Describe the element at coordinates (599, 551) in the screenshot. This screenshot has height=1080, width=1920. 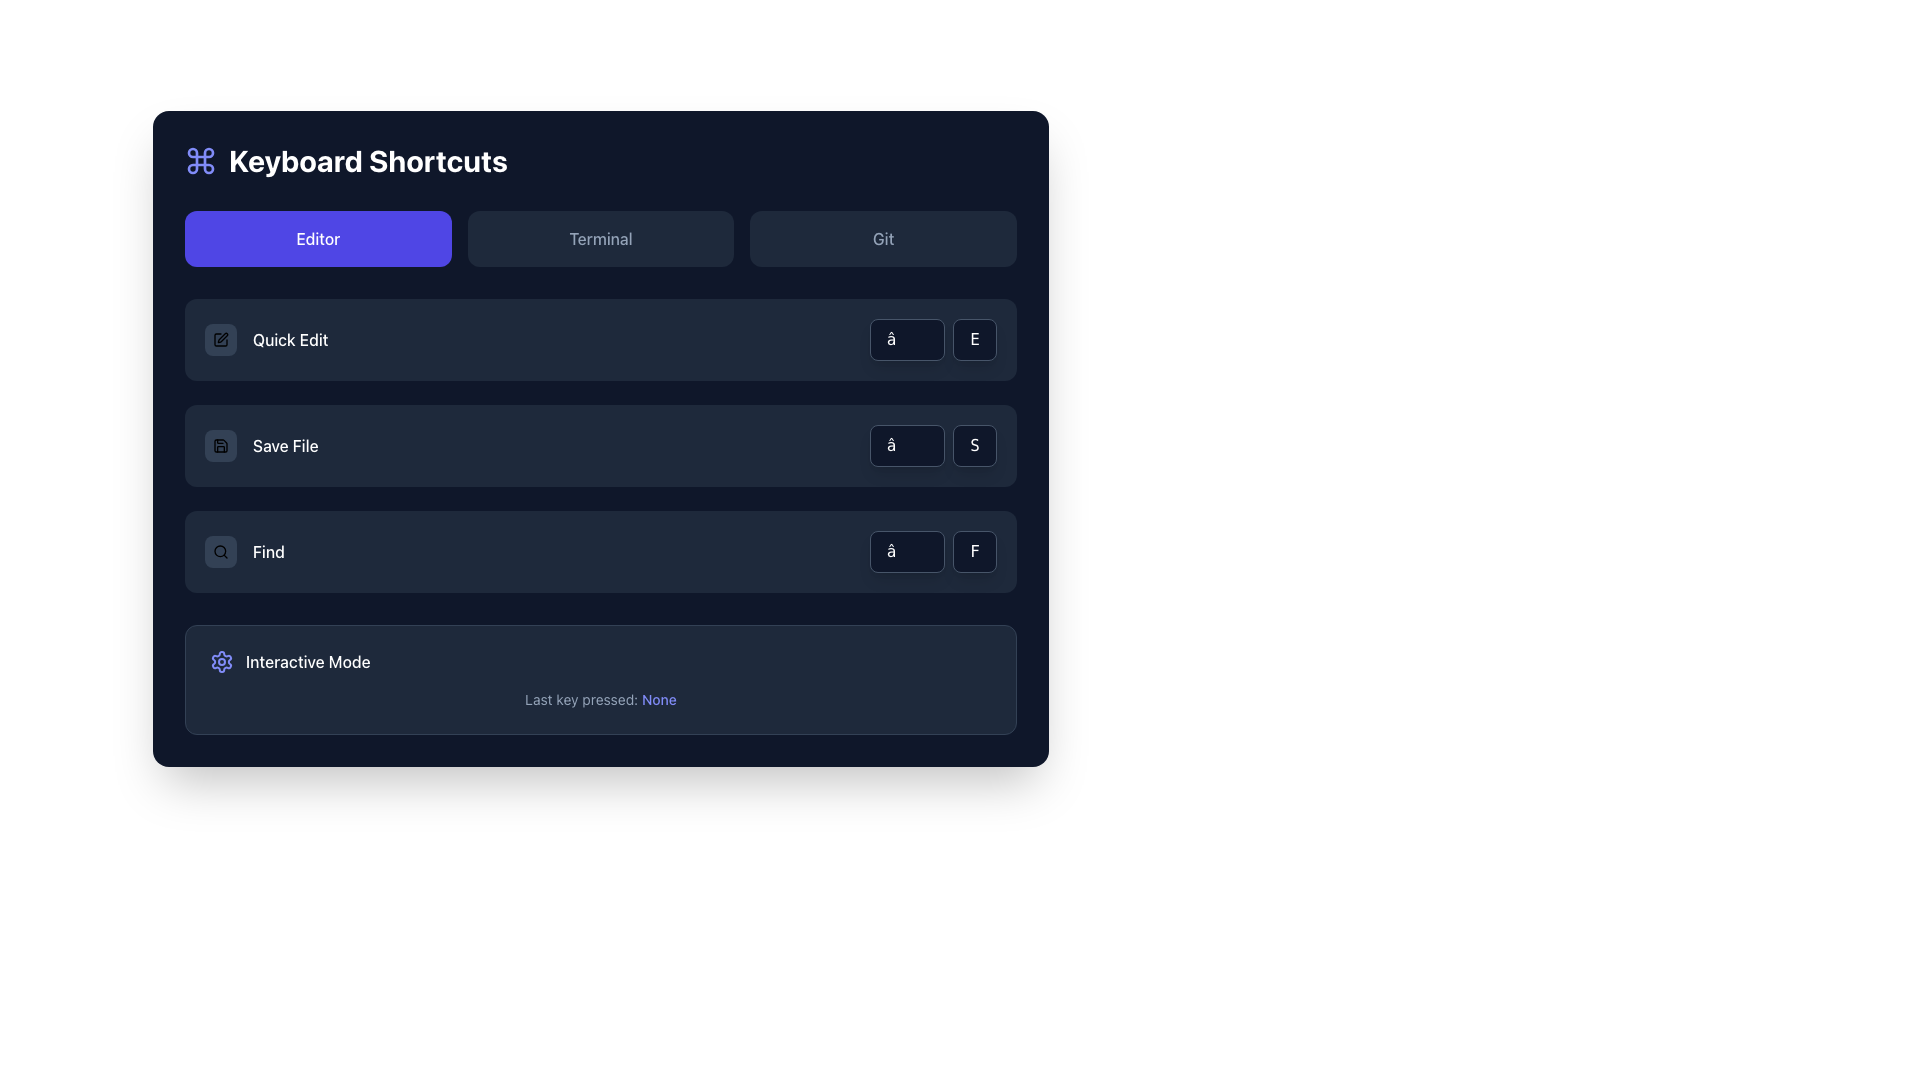
I see `the buttons in the List item containing 'Find' and its associated buttons` at that location.